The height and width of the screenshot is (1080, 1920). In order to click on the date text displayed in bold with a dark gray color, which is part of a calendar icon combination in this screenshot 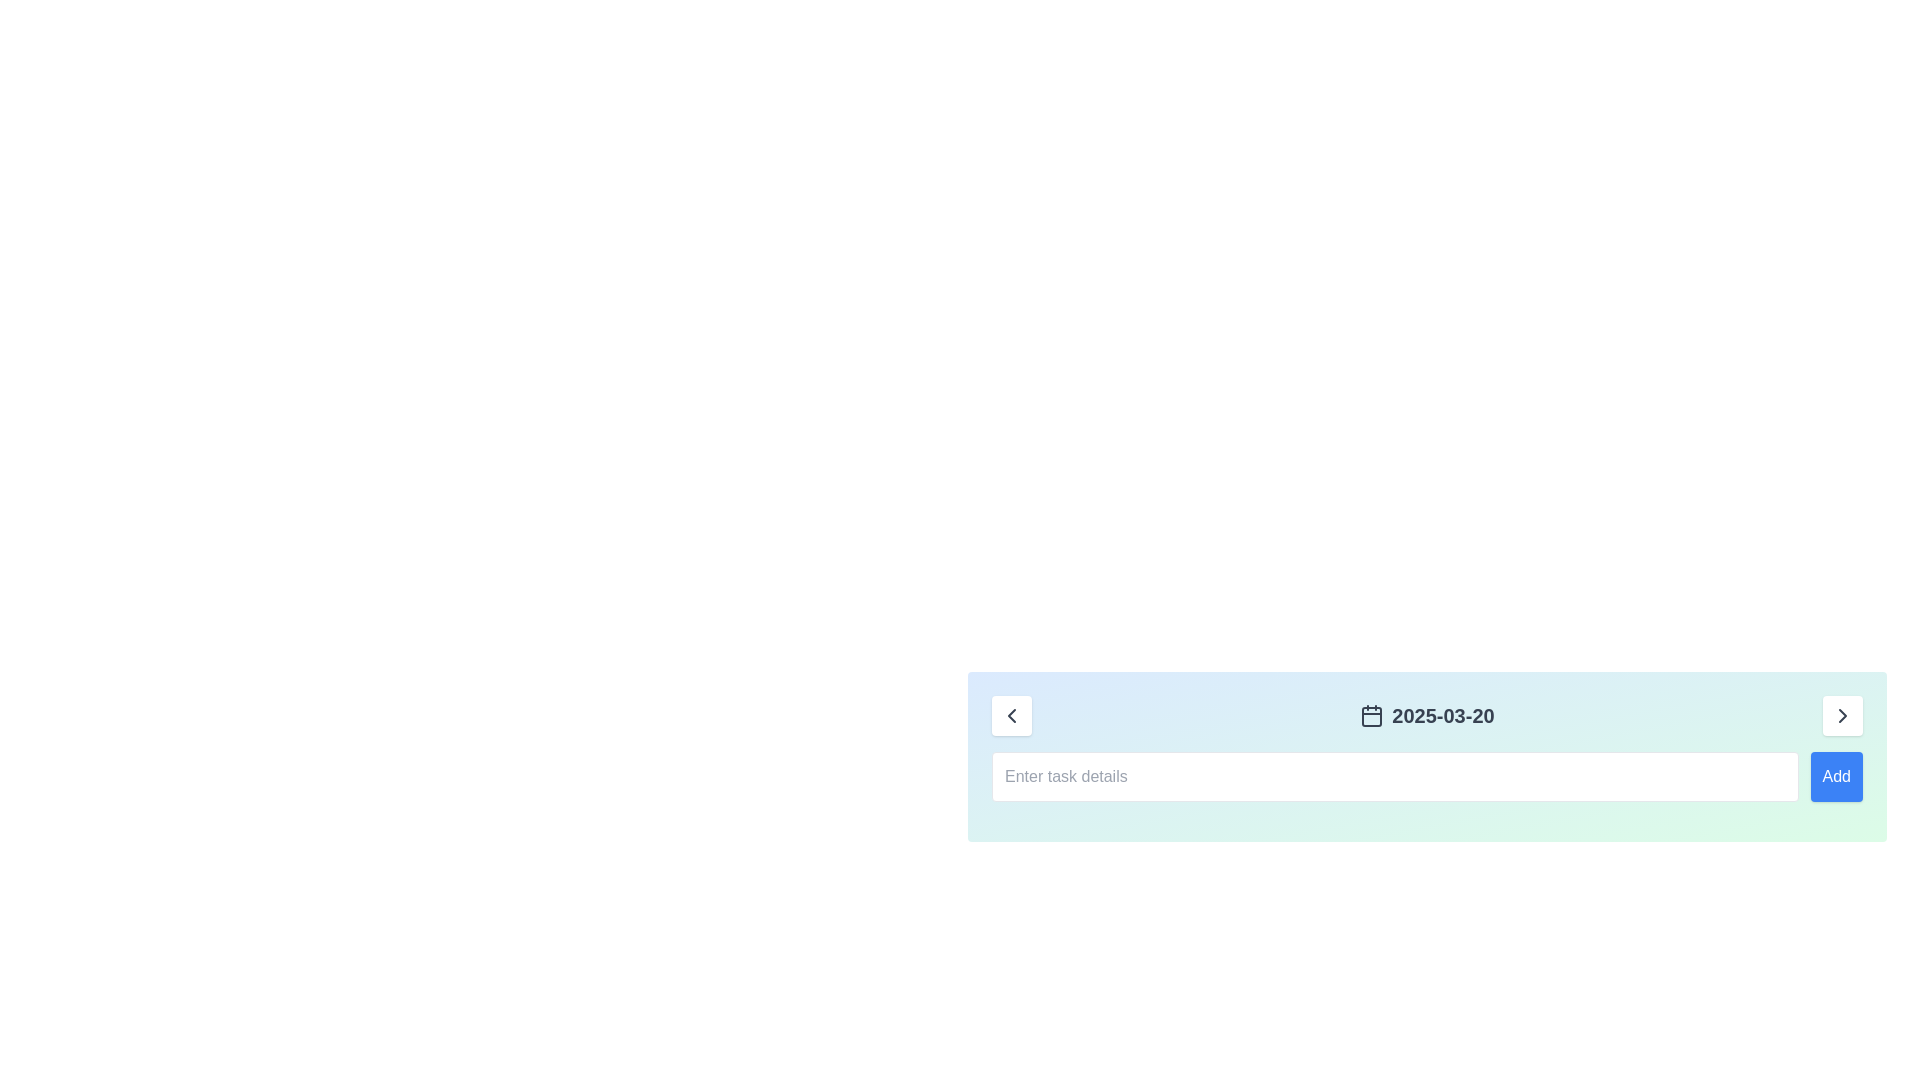, I will do `click(1426, 715)`.